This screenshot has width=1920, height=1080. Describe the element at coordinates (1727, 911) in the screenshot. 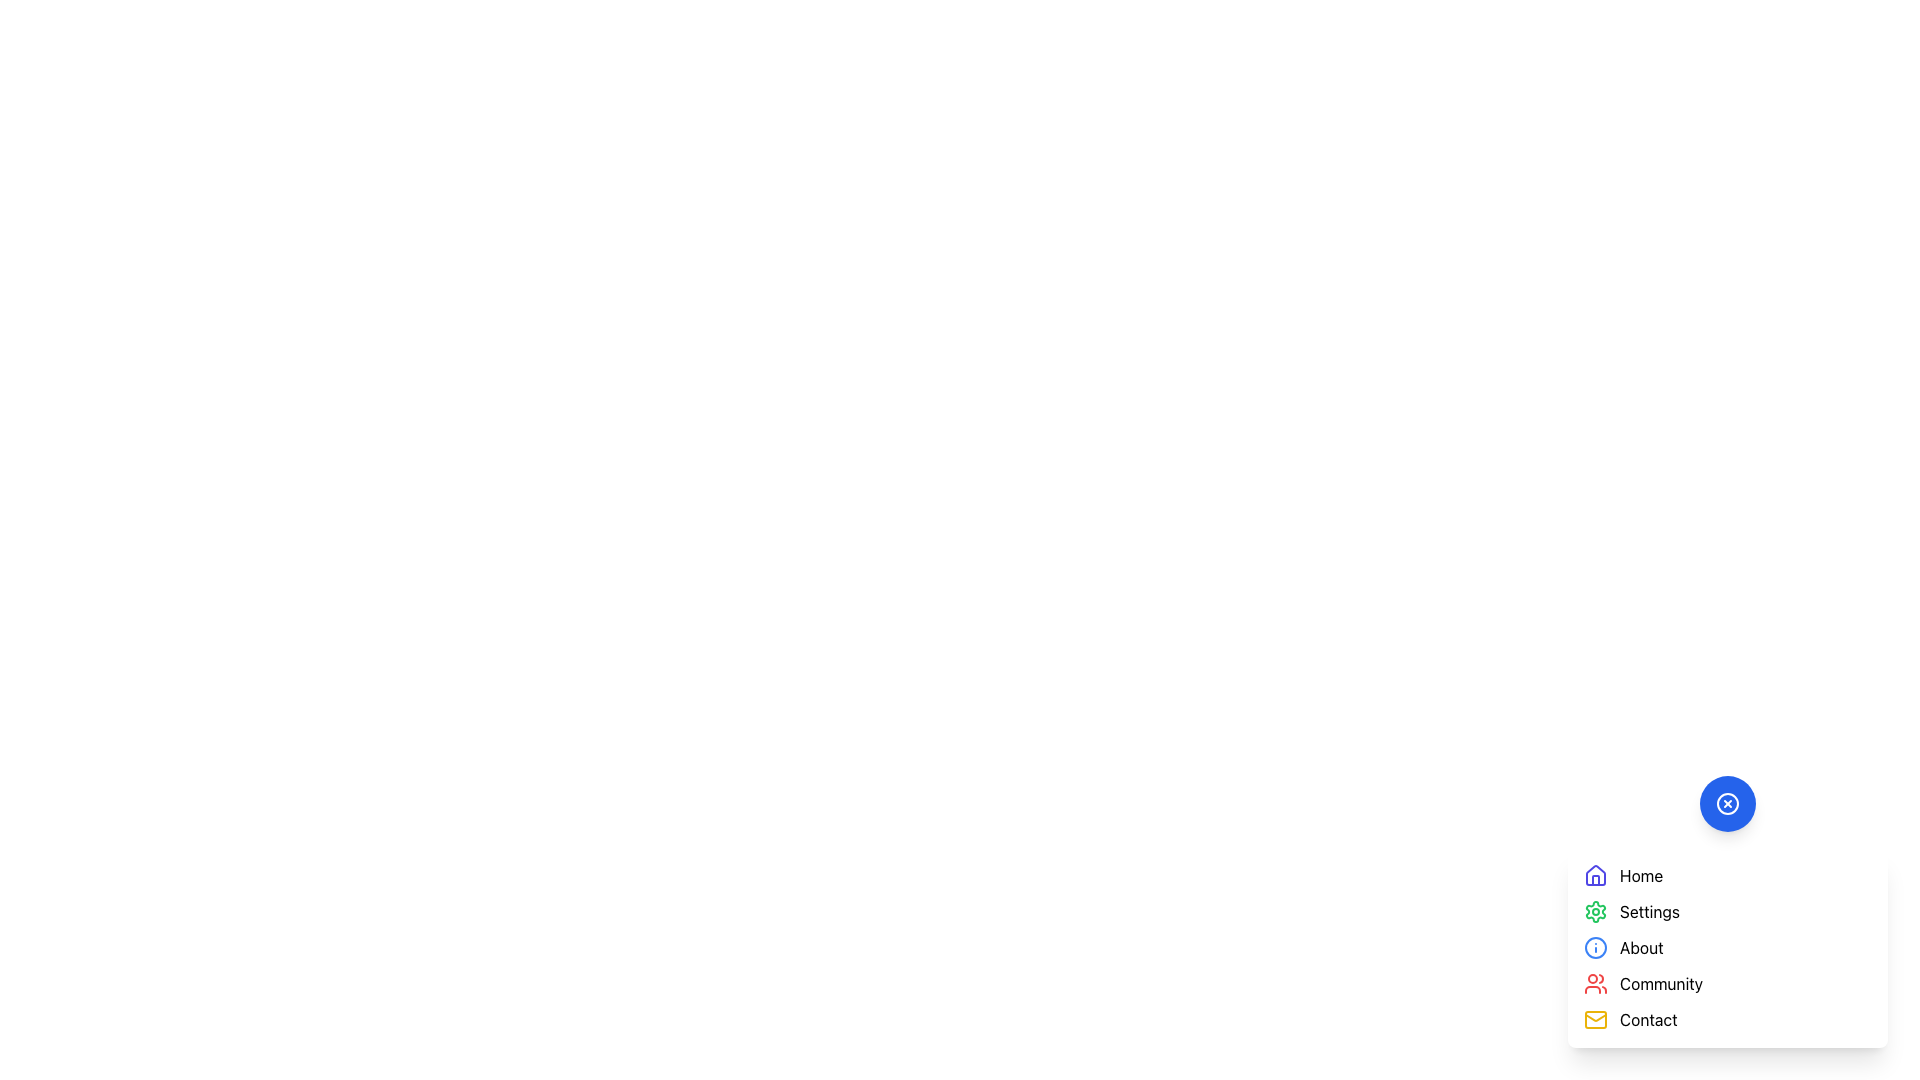

I see `the second item in the vertical navigation menu` at that location.